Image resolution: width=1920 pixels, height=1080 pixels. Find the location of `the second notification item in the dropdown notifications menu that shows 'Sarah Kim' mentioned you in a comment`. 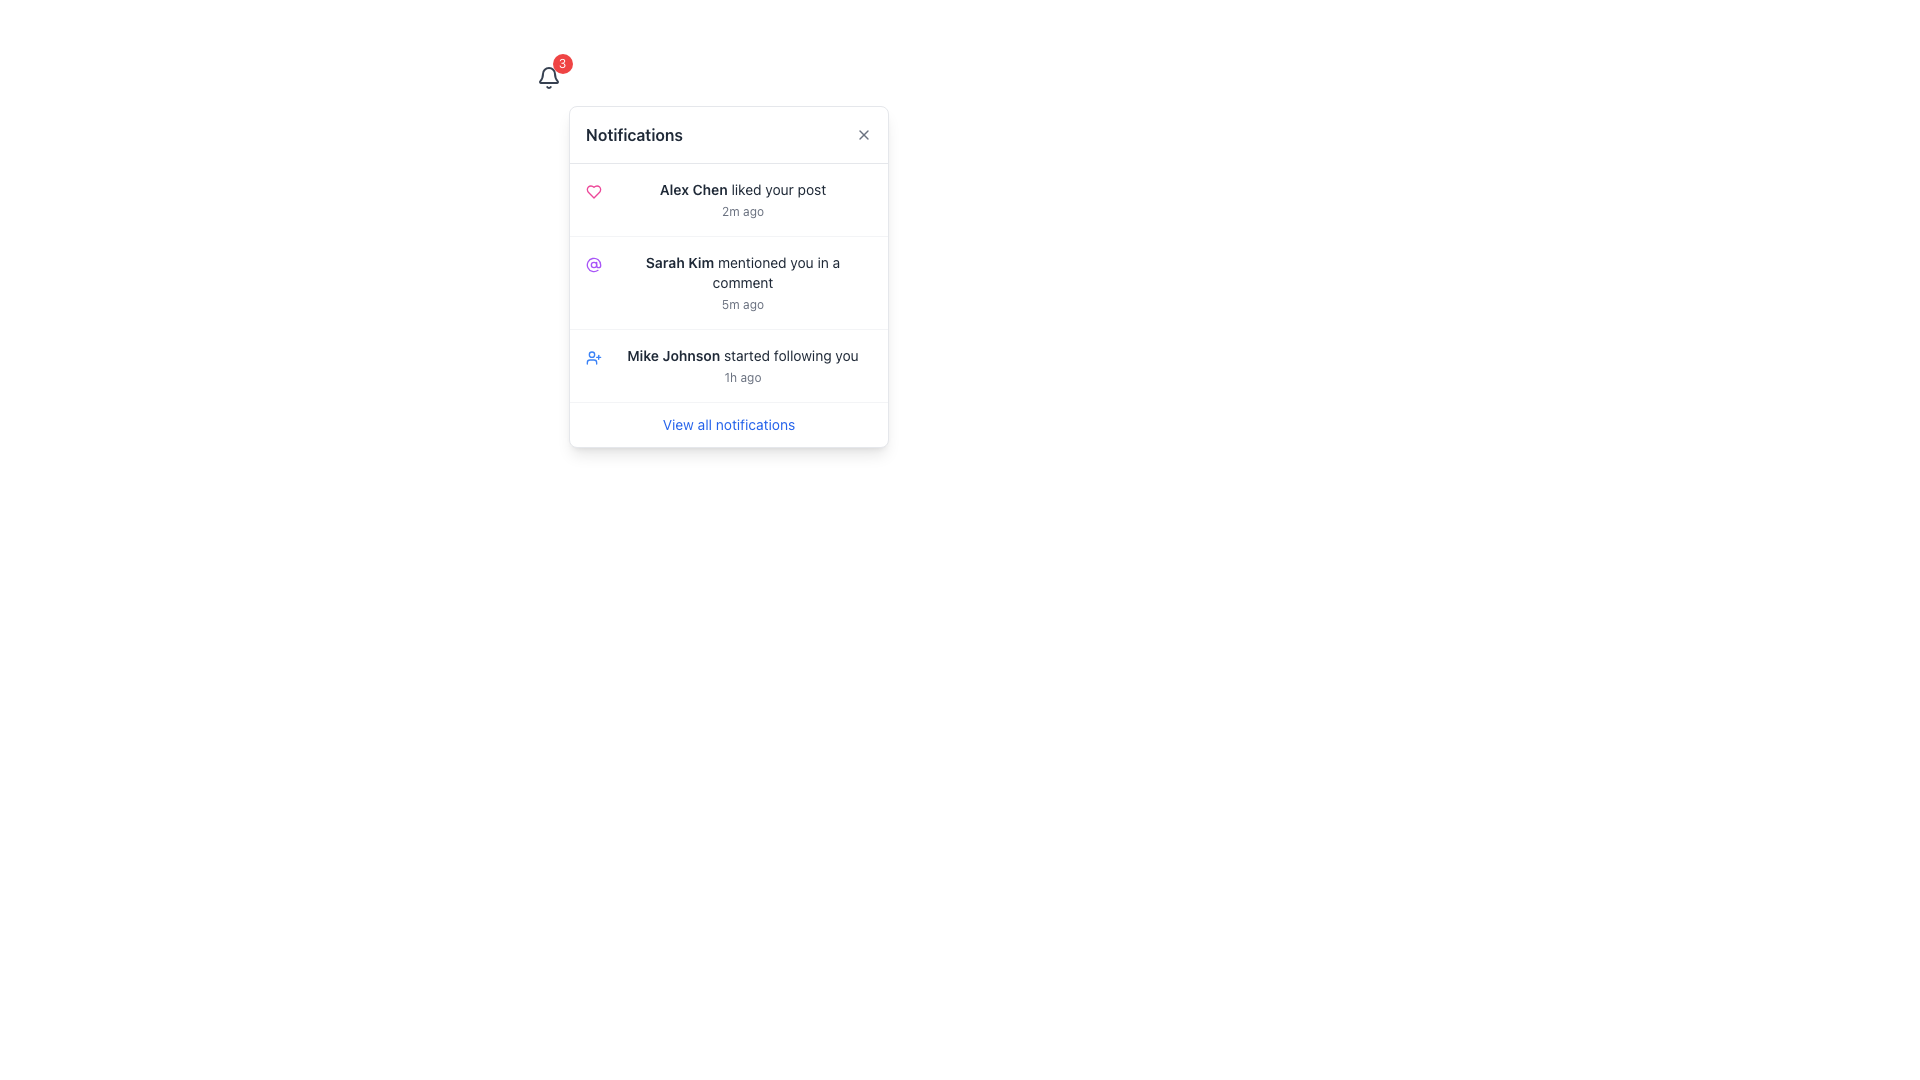

the second notification item in the dropdown notifications menu that shows 'Sarah Kim' mentioned you in a comment is located at coordinates (728, 277).